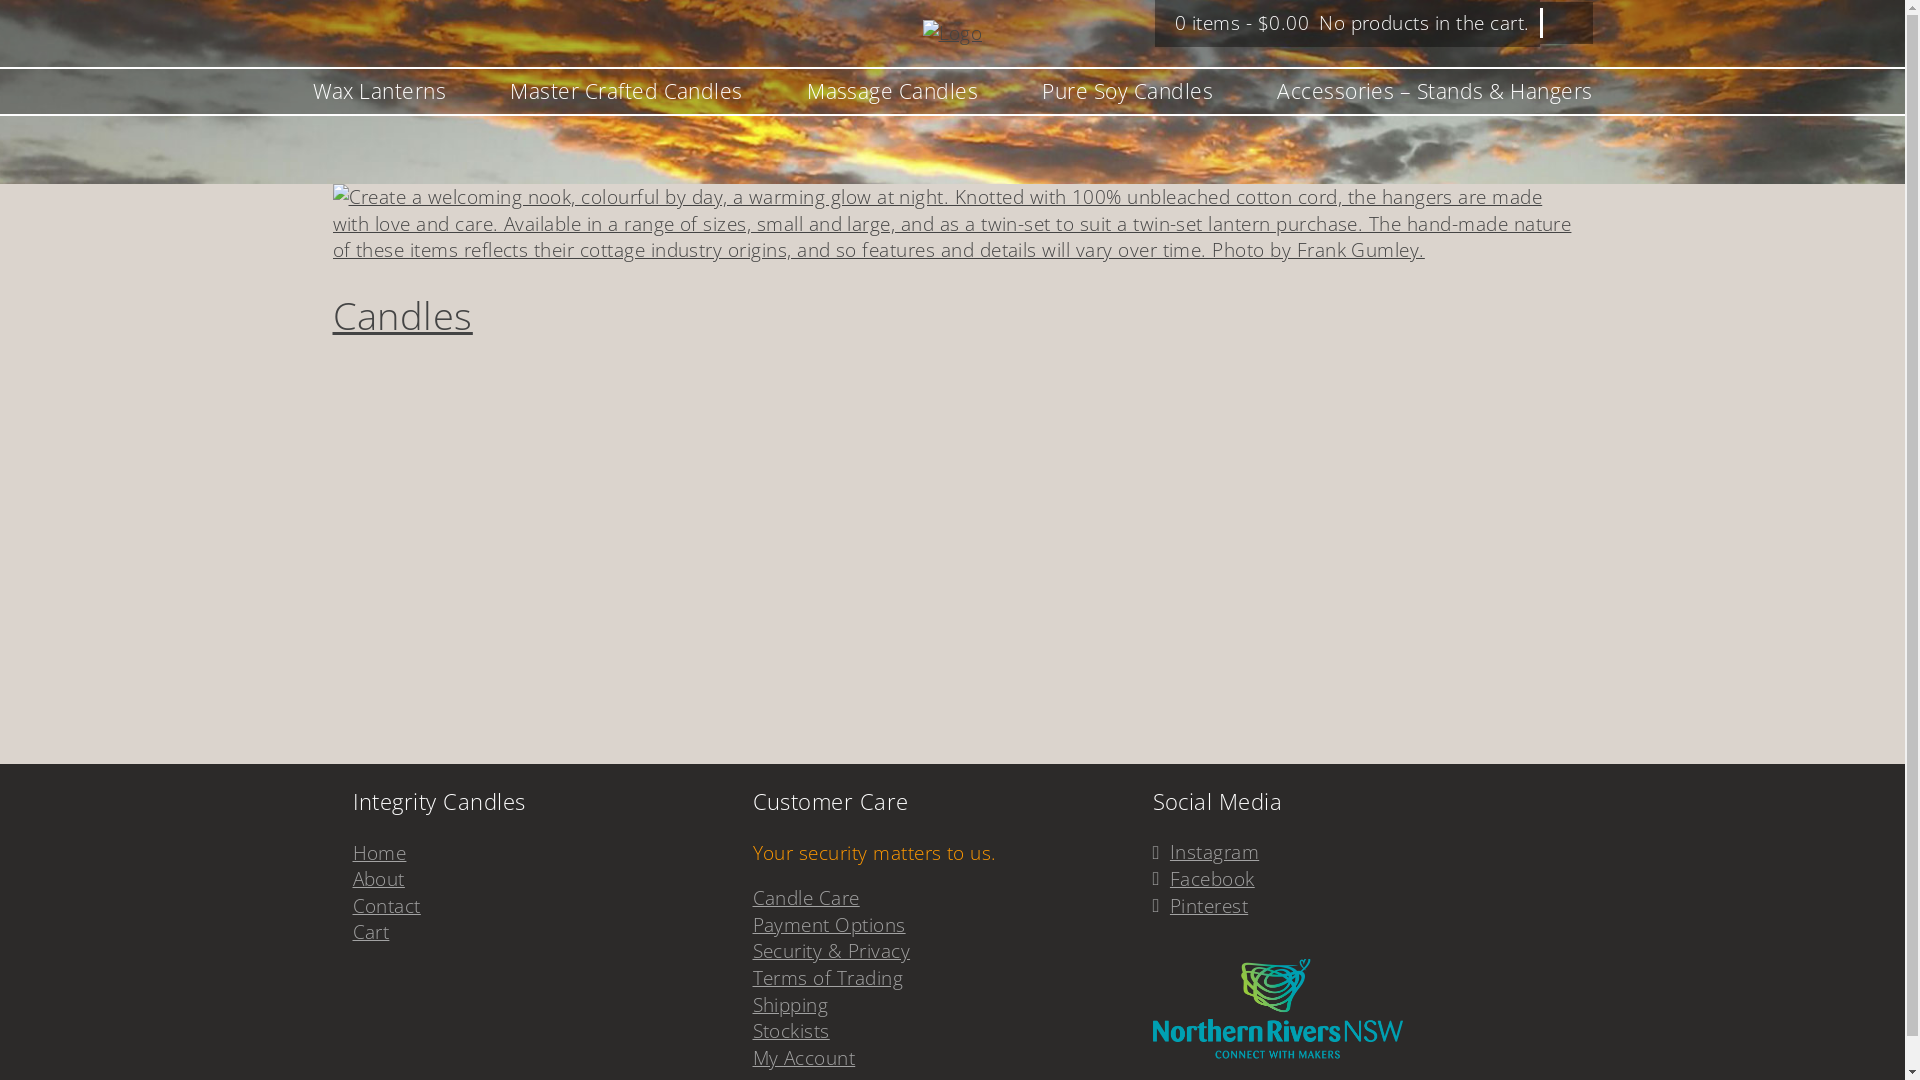 Image resolution: width=1920 pixels, height=1080 pixels. Describe the element at coordinates (1170, 878) in the screenshot. I see `'Facebook'` at that location.